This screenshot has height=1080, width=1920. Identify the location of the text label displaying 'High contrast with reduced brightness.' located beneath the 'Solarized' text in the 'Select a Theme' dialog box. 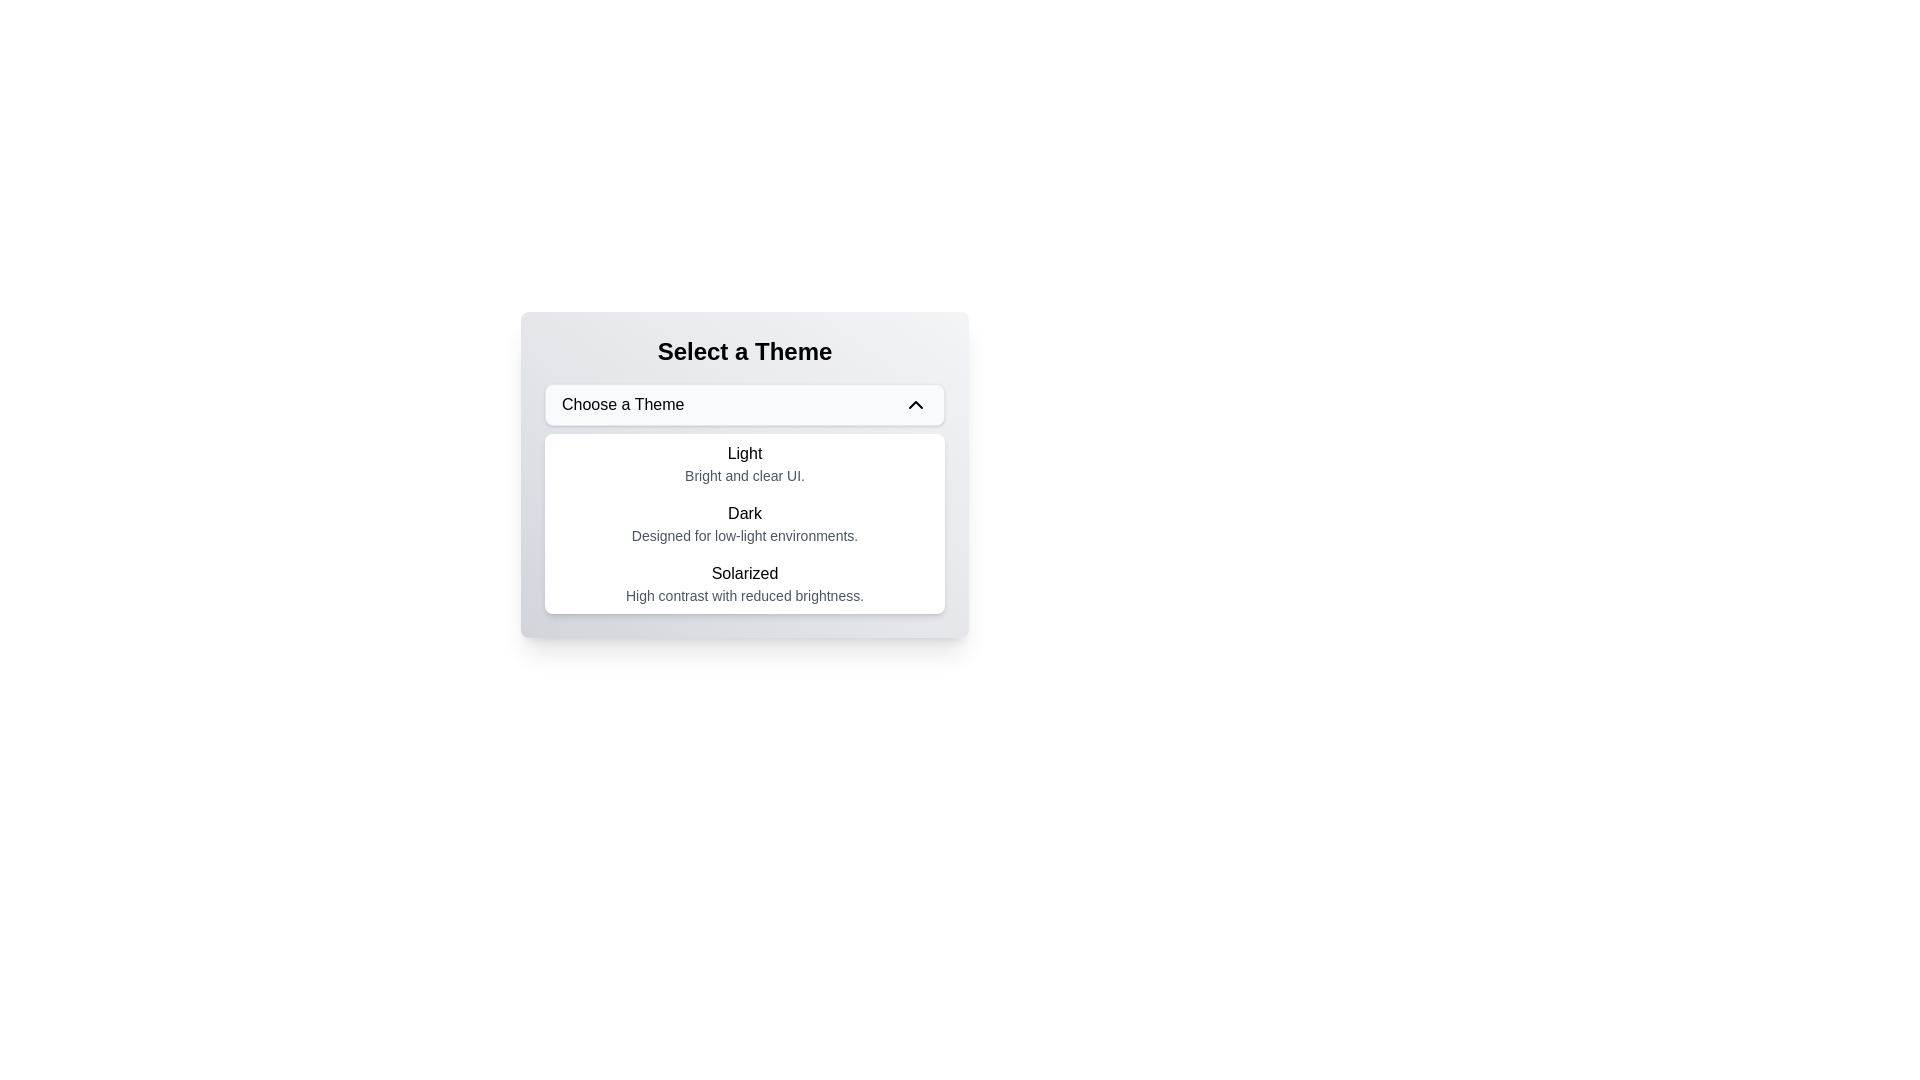
(743, 595).